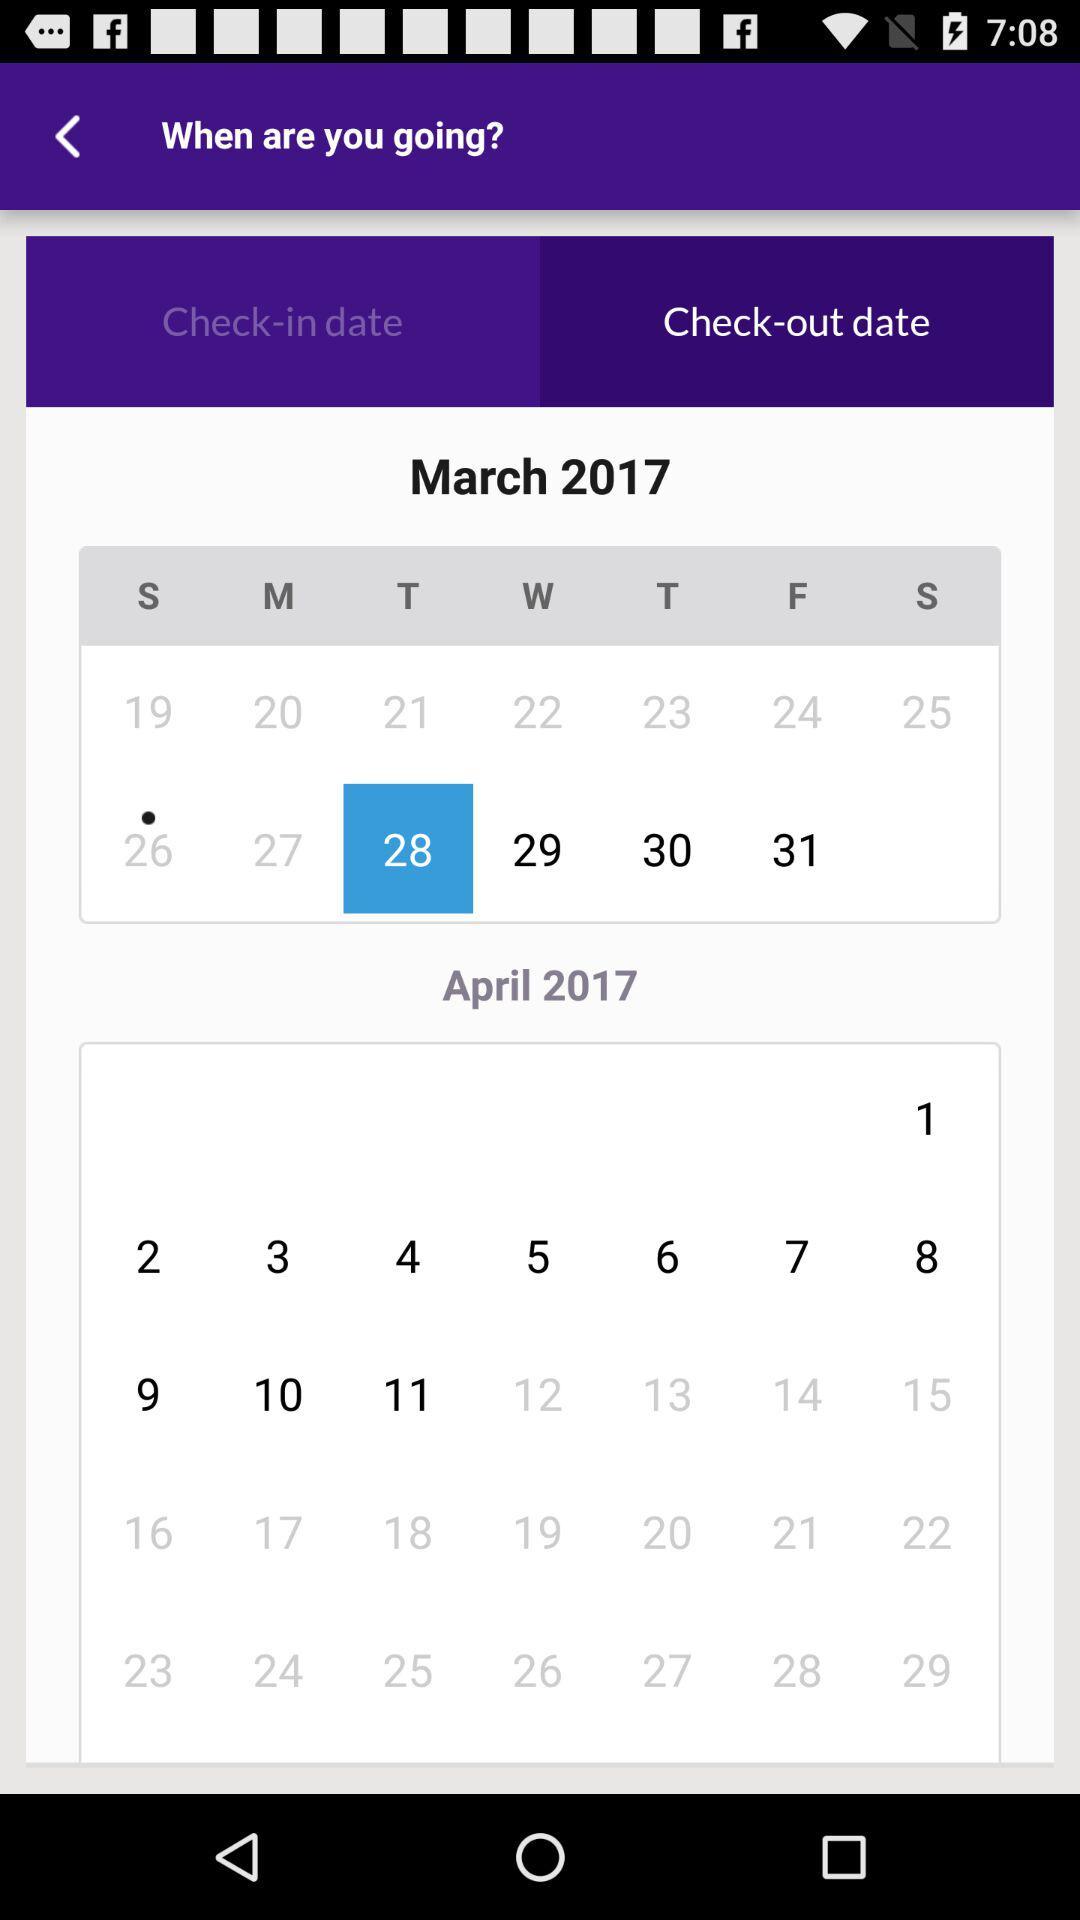 The image size is (1080, 1920). I want to click on the item above check-in date icon, so click(72, 135).